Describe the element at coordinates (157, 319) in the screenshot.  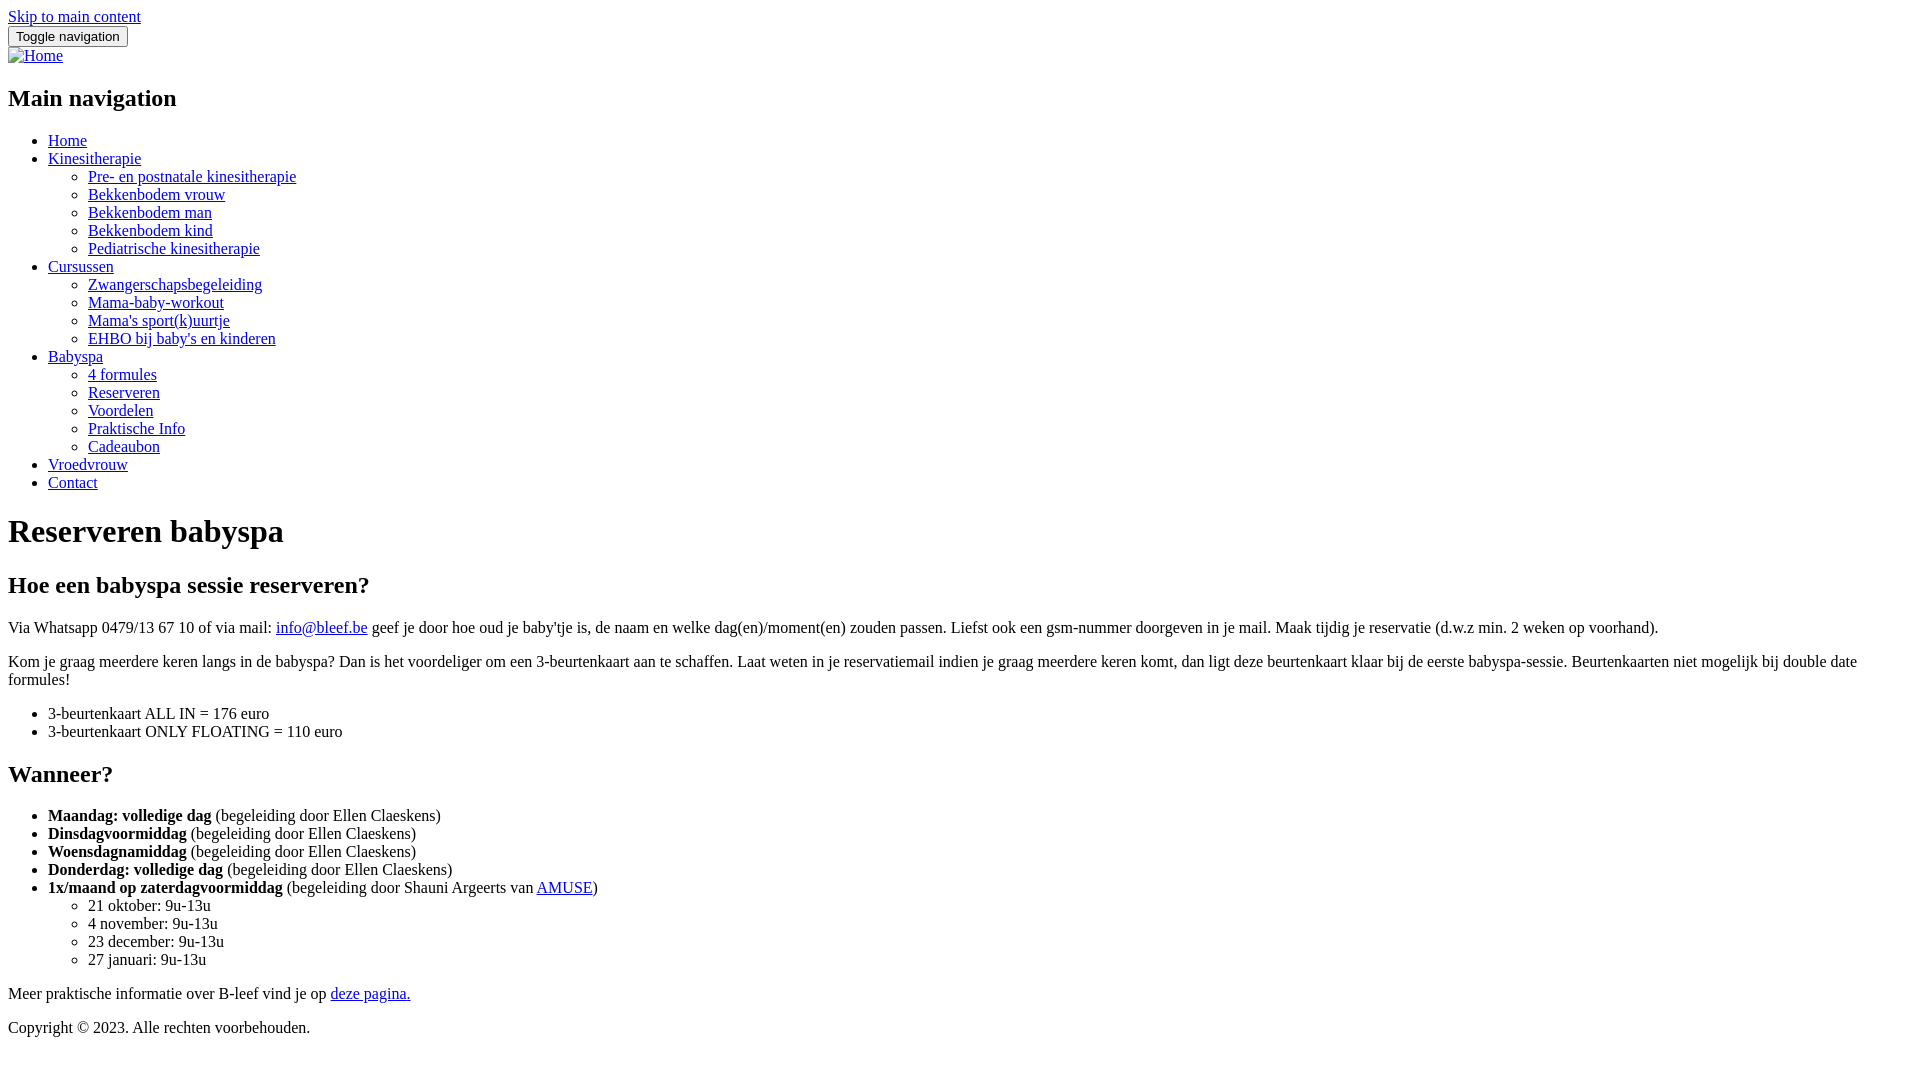
I see `'Mama's sport(k)uurtje'` at that location.